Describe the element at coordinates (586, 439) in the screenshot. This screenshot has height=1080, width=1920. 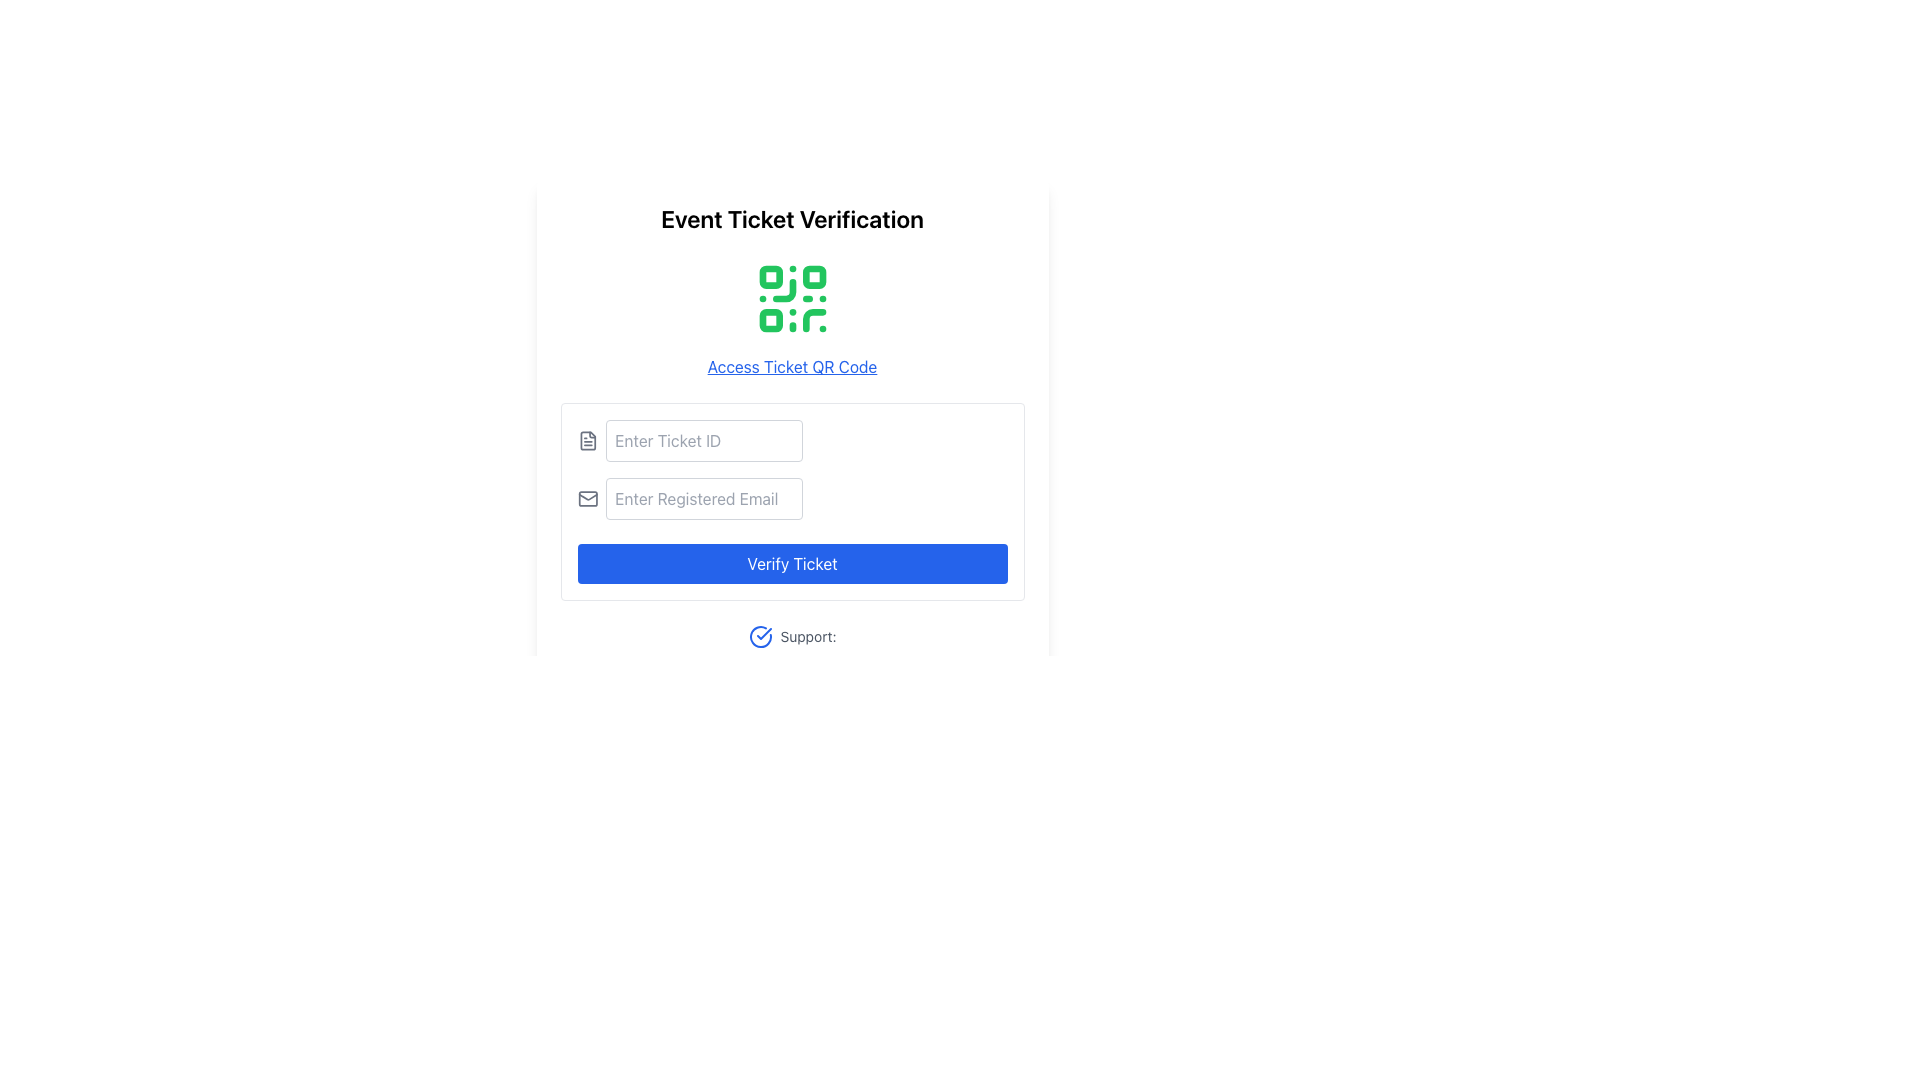
I see `the document icon that has a minimalist design and is located to the left of the 'Enter Ticket ID' text input field` at that location.